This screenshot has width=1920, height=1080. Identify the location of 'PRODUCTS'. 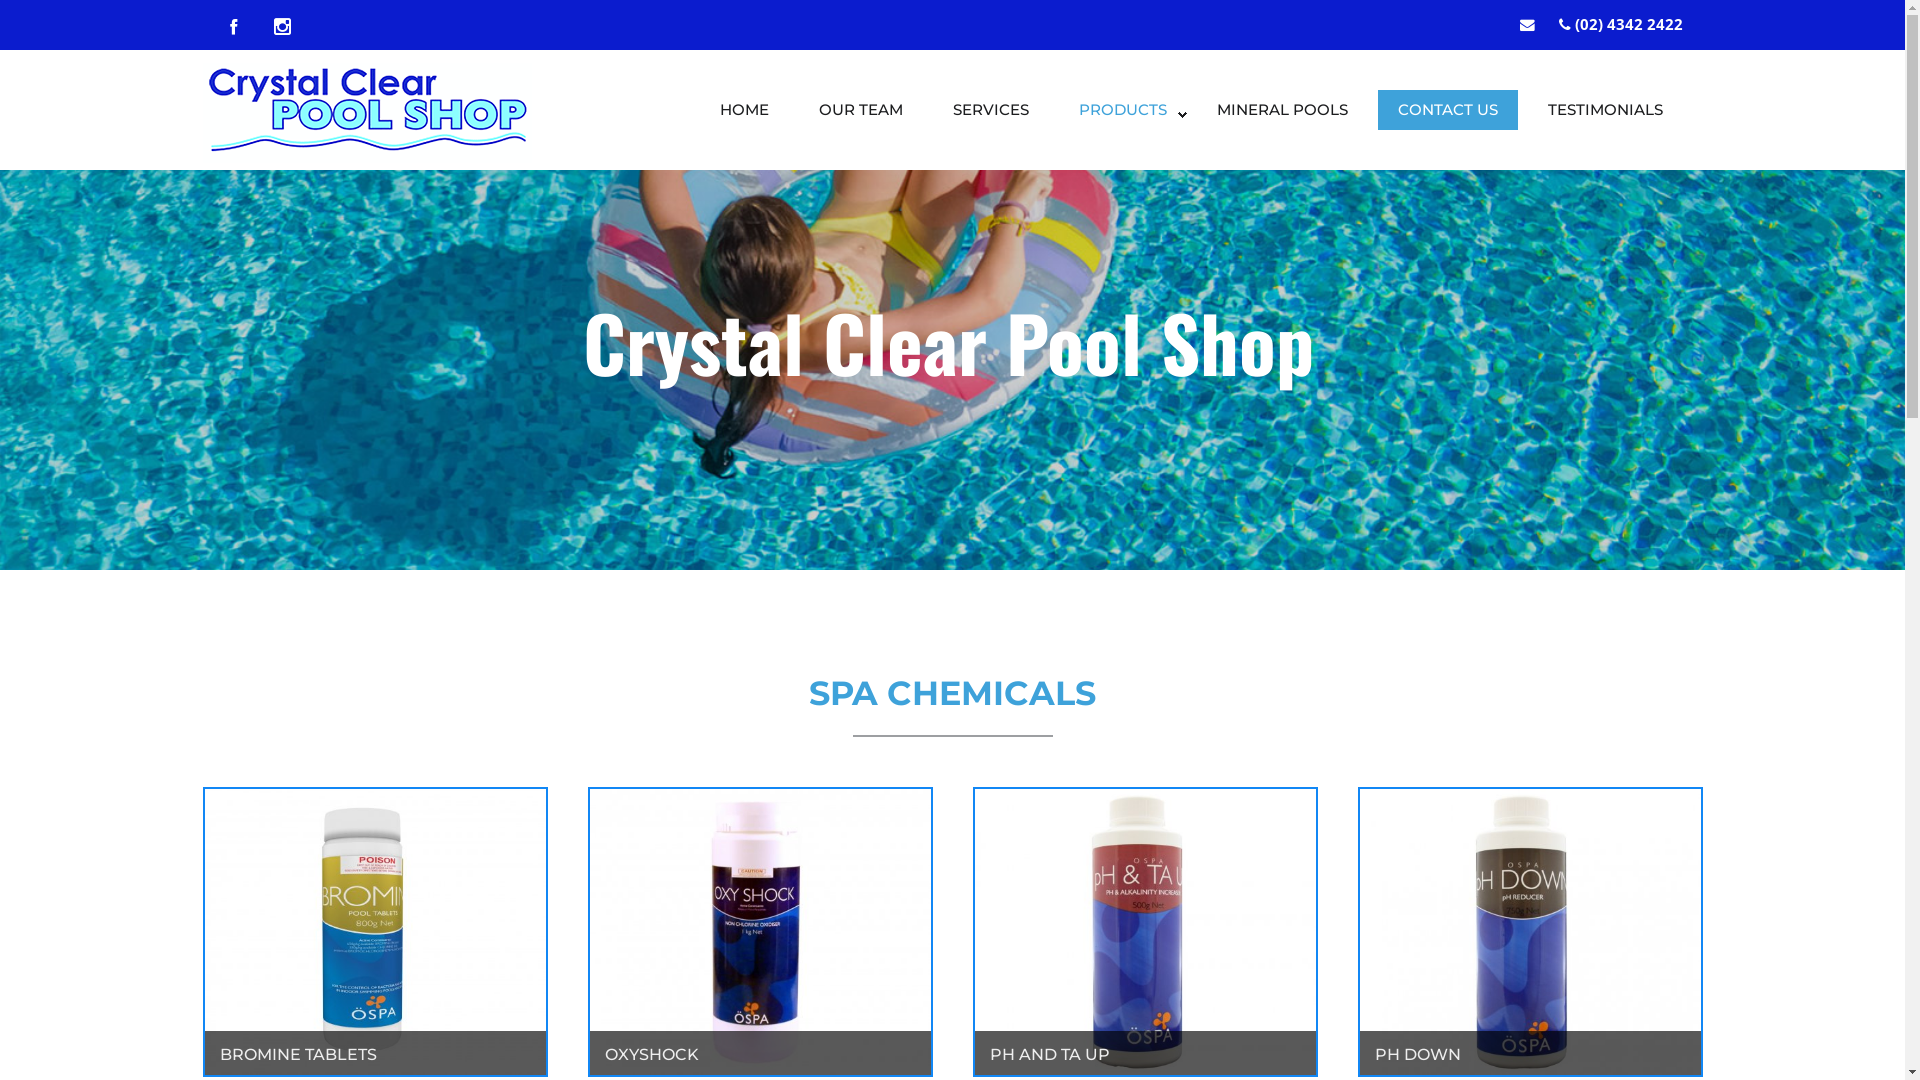
(1077, 109).